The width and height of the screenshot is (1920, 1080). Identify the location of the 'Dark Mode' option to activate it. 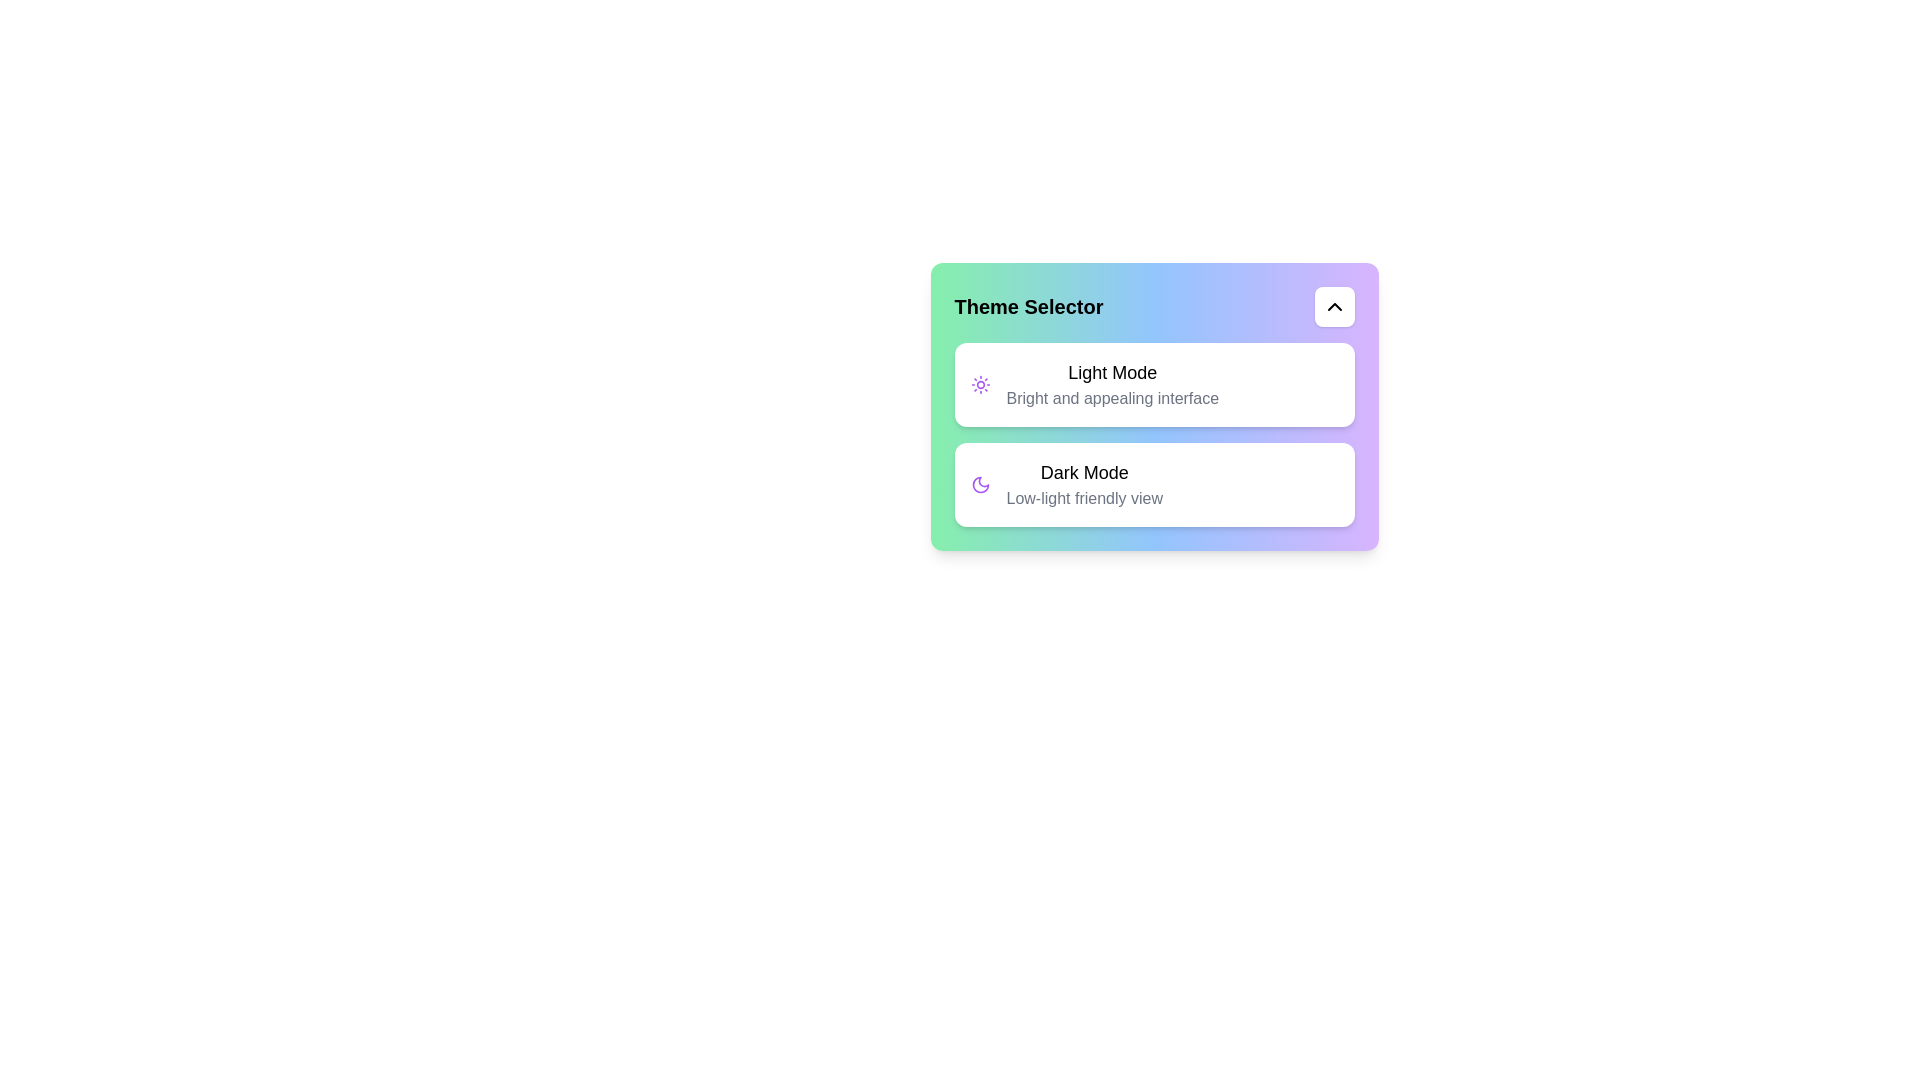
(1154, 485).